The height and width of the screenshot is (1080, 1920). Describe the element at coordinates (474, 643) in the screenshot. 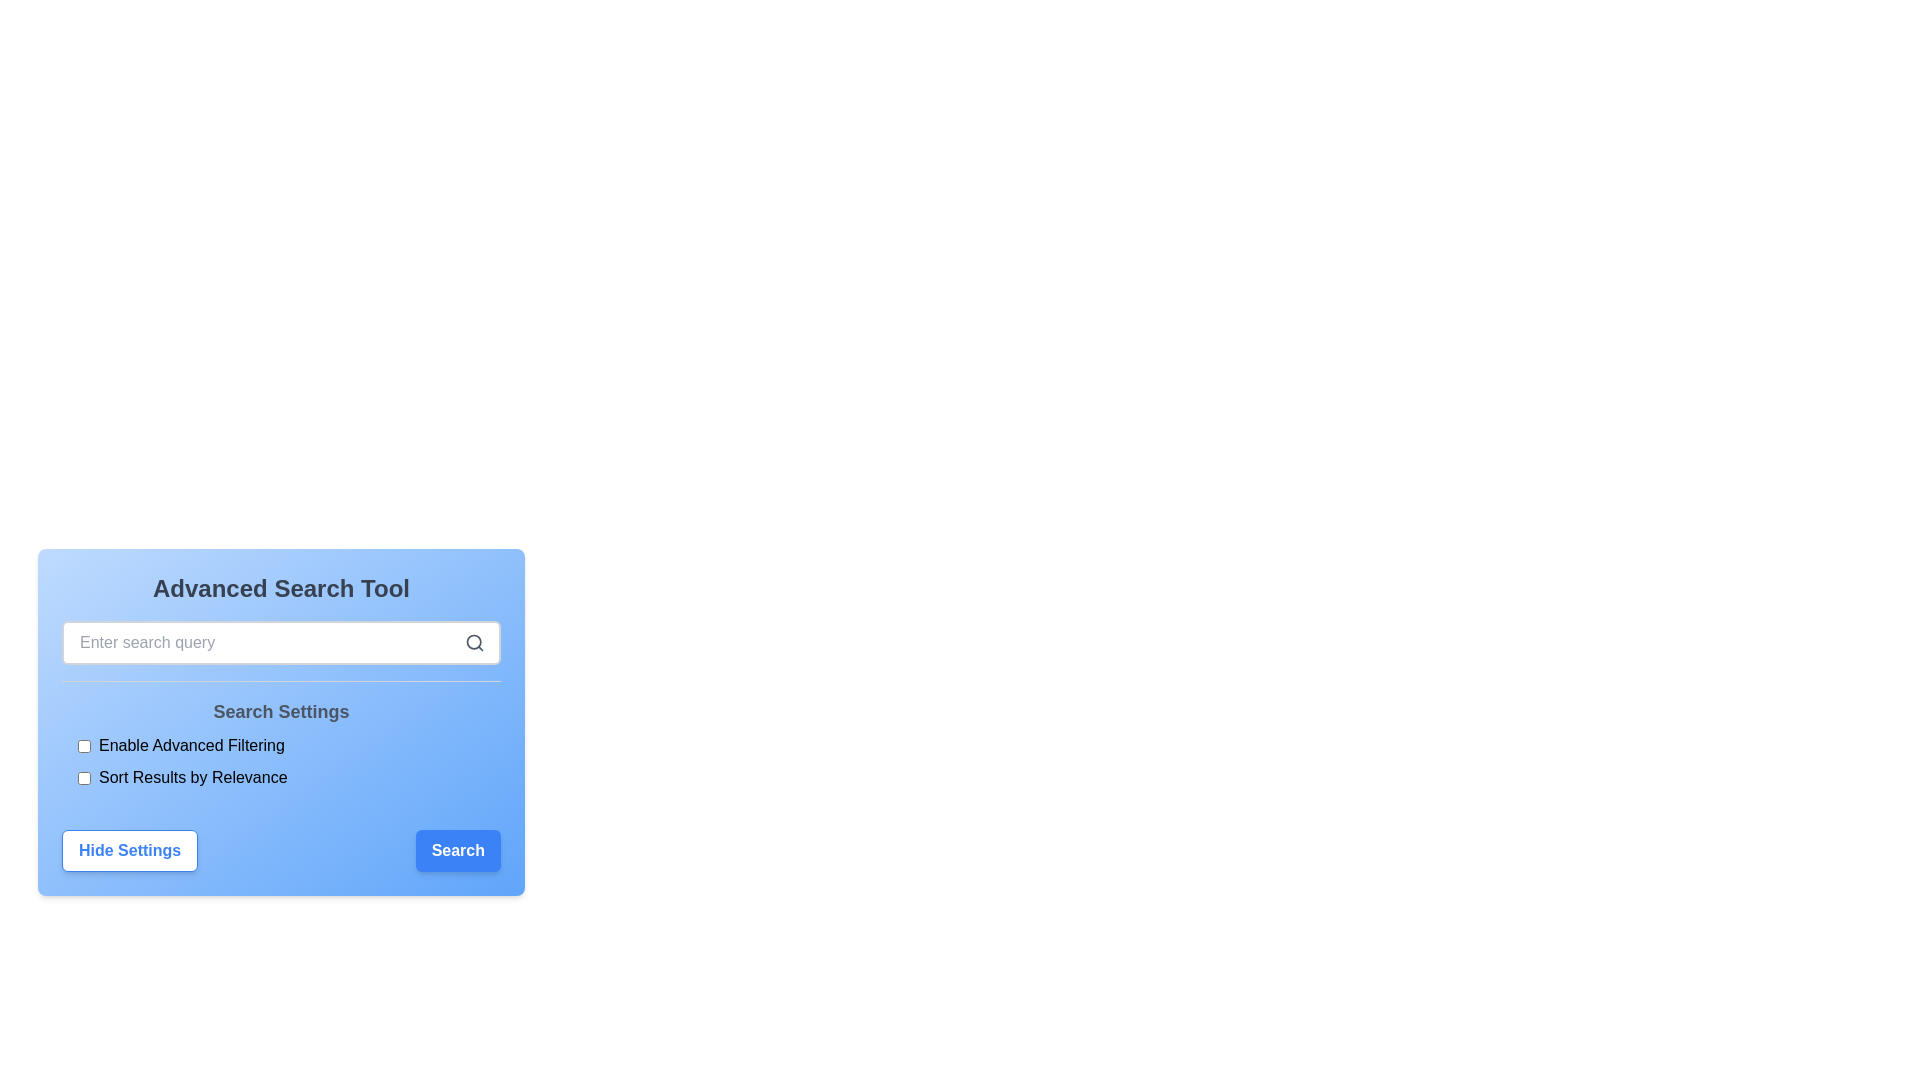

I see `the decorative magnifying glass icon` at that location.